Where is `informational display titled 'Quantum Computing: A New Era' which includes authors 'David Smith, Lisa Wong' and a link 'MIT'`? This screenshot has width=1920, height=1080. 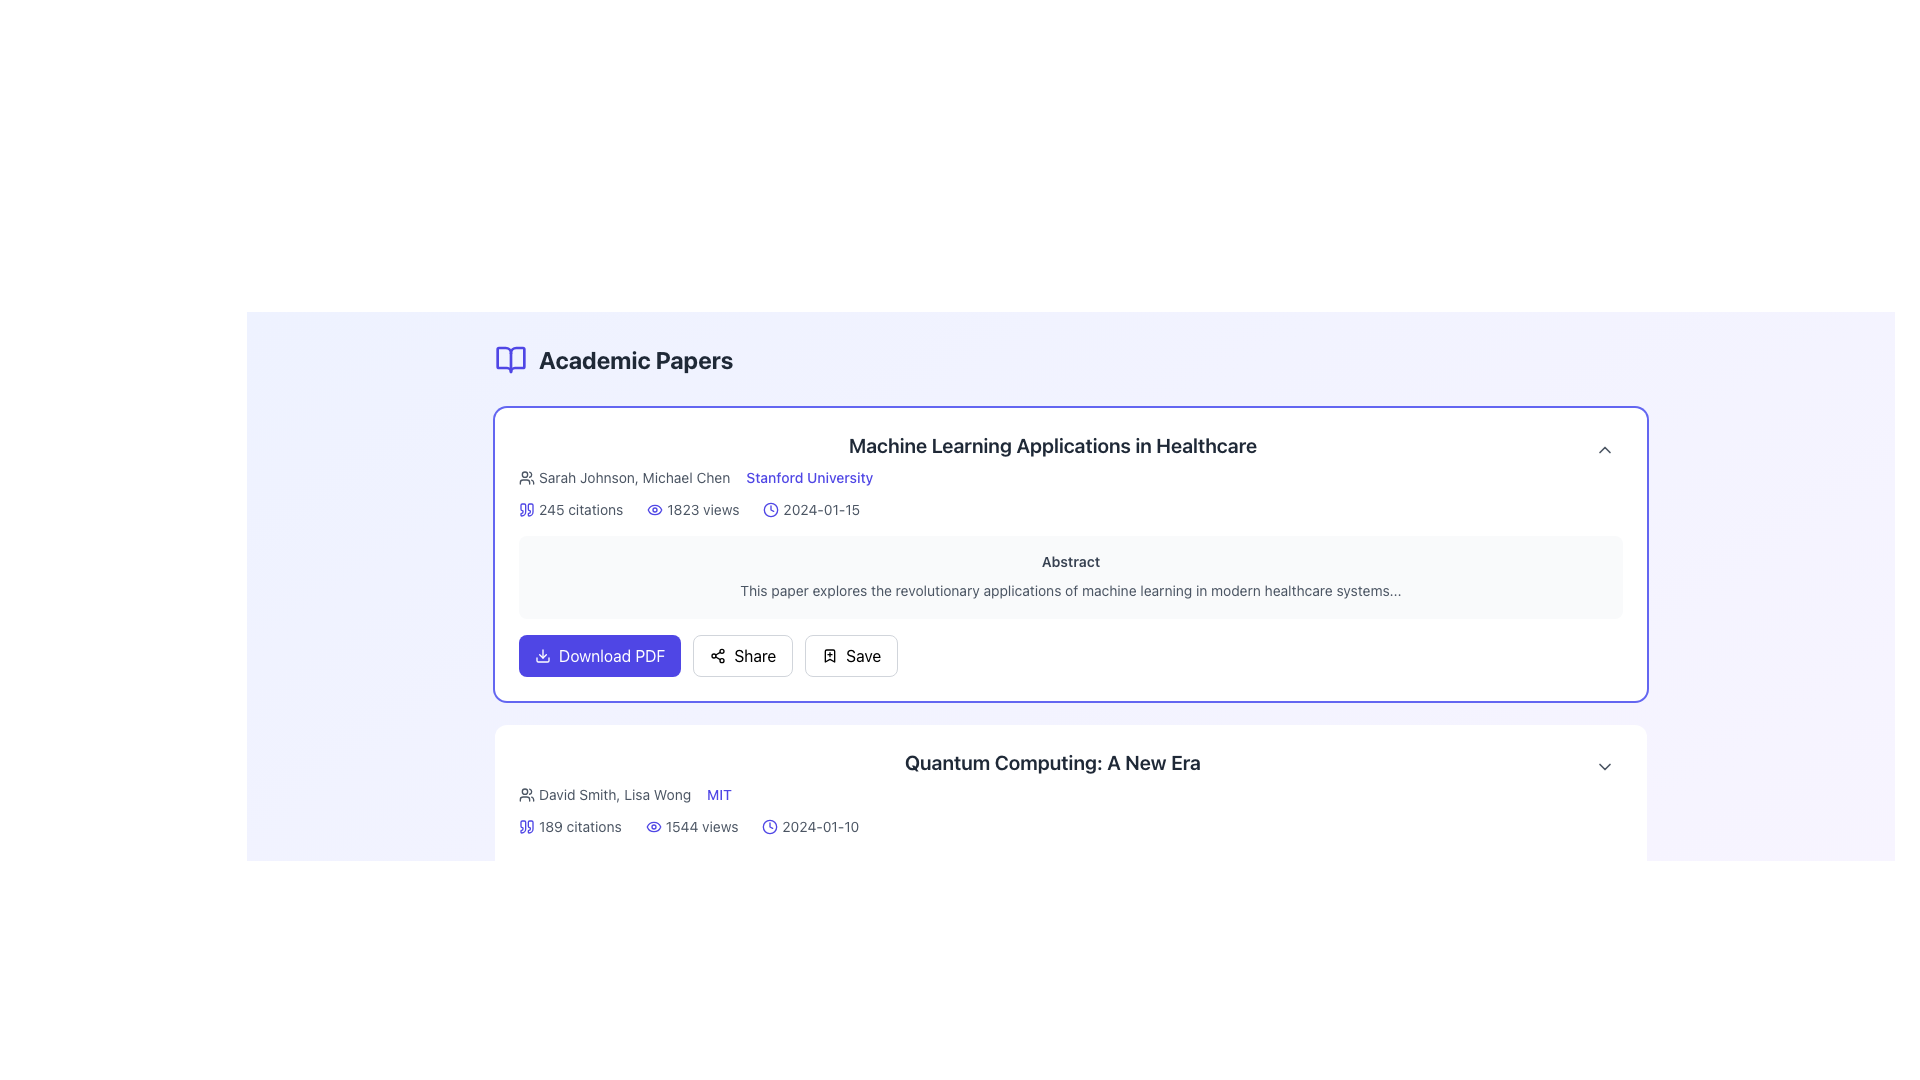
informational display titled 'Quantum Computing: A New Era' which includes authors 'David Smith, Lisa Wong' and a link 'MIT' is located at coordinates (1051, 781).